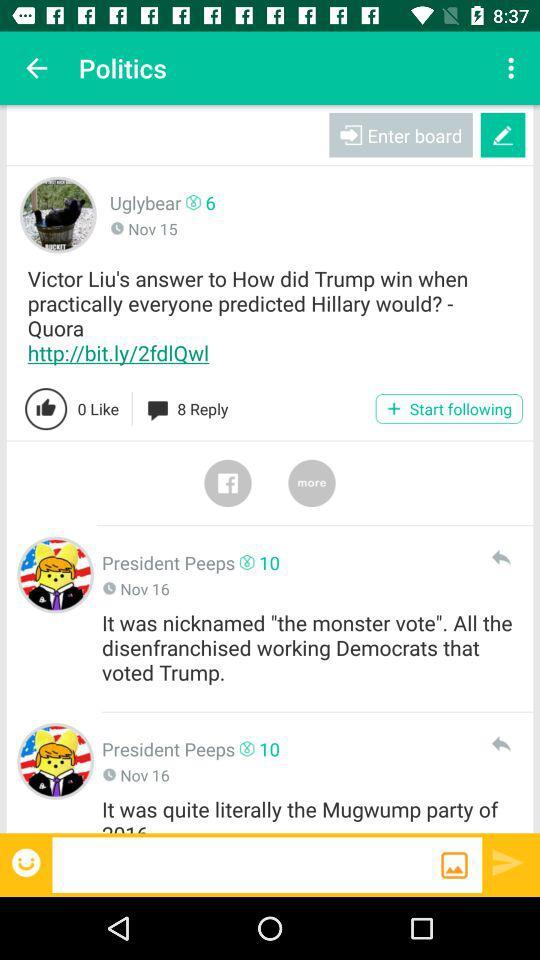 The height and width of the screenshot is (960, 540). I want to click on more button, so click(312, 482).